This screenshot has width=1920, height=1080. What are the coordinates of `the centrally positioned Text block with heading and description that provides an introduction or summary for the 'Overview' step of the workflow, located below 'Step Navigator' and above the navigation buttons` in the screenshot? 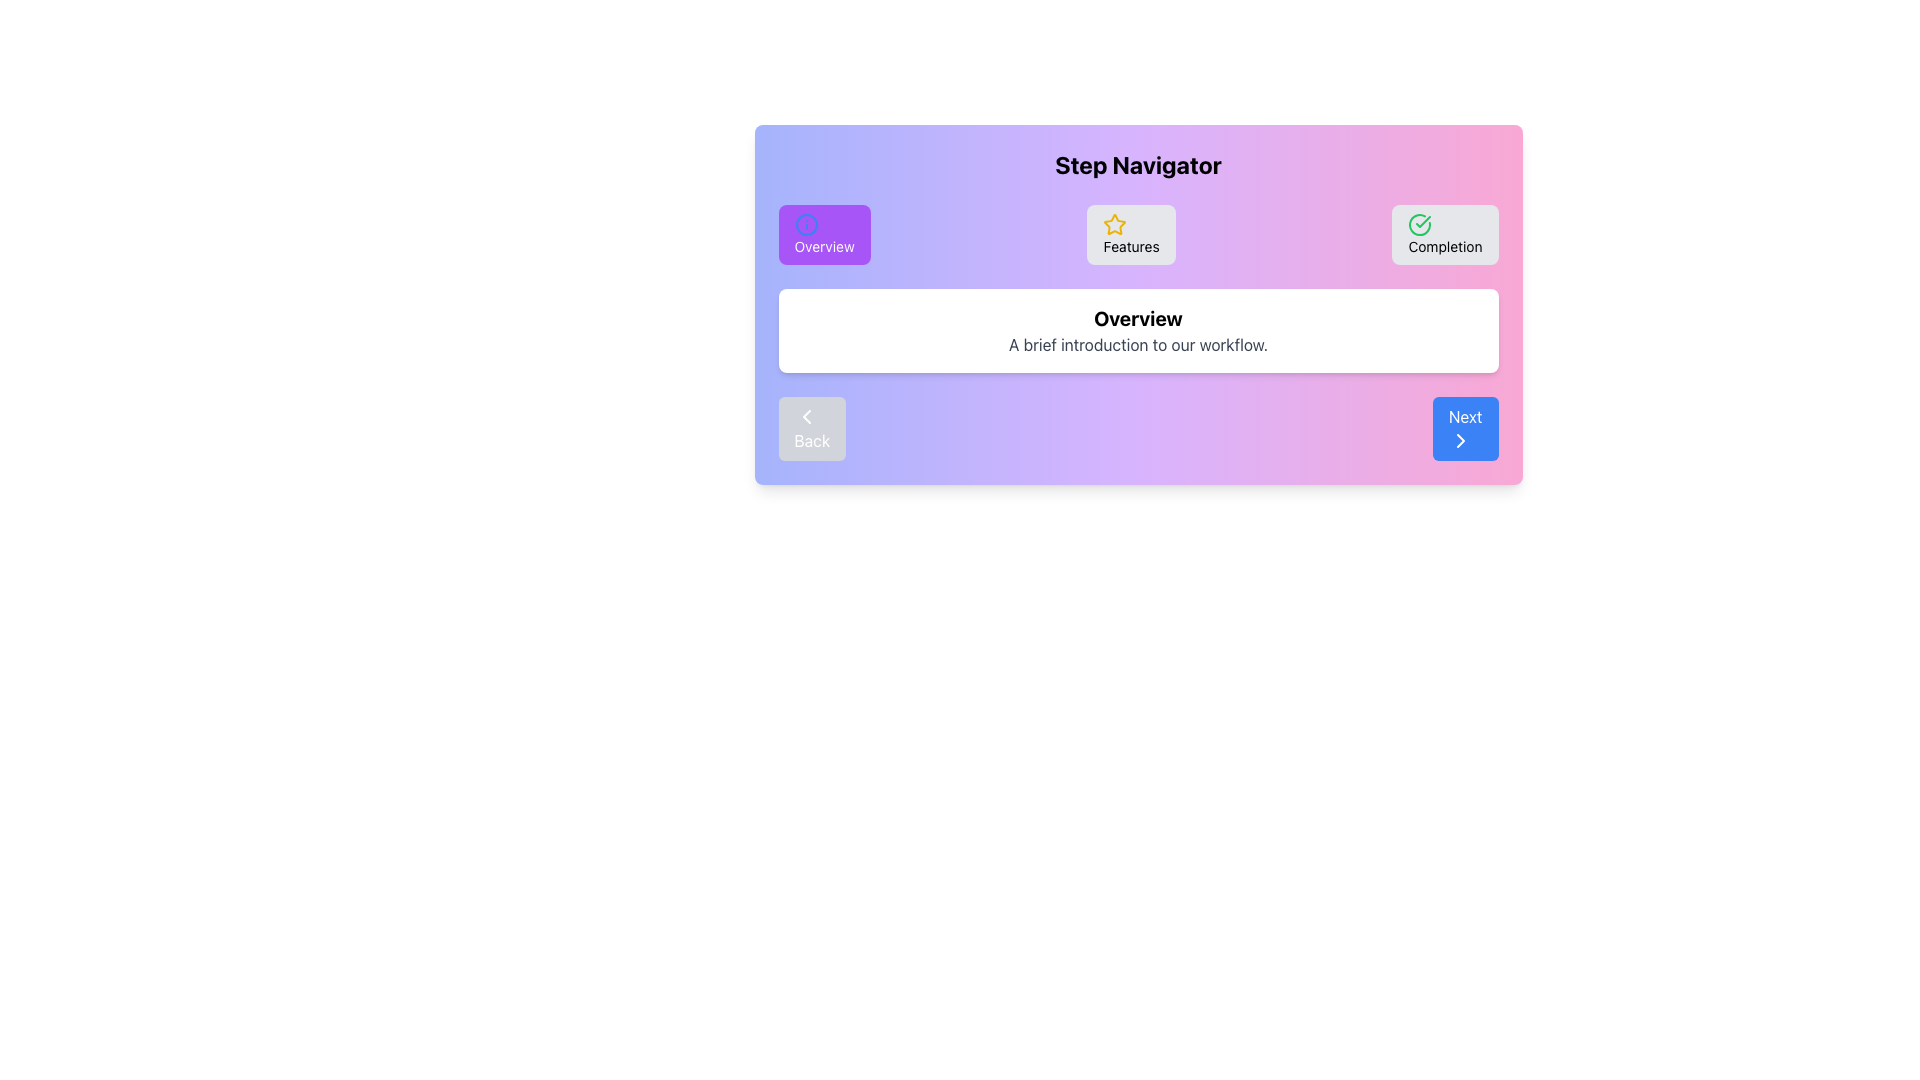 It's located at (1138, 330).